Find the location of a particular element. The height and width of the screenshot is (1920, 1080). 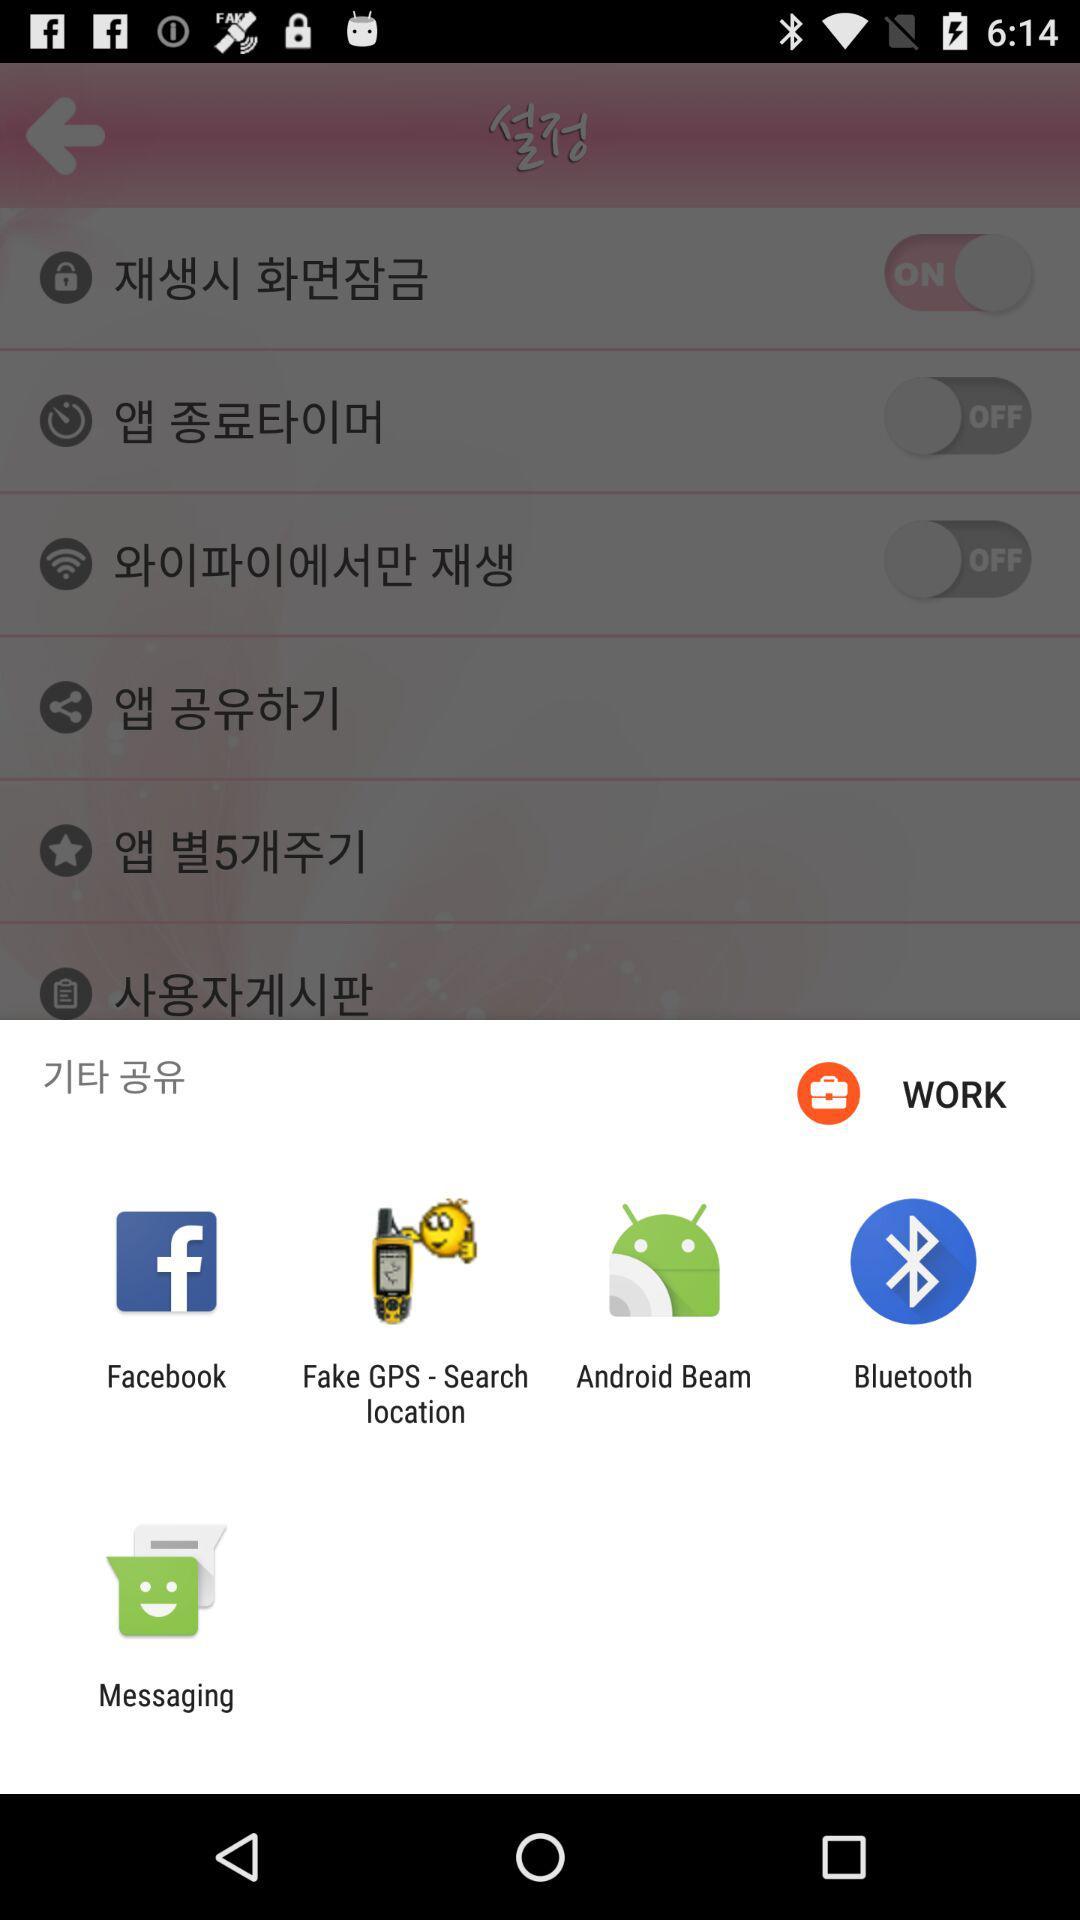

facebook is located at coordinates (165, 1392).